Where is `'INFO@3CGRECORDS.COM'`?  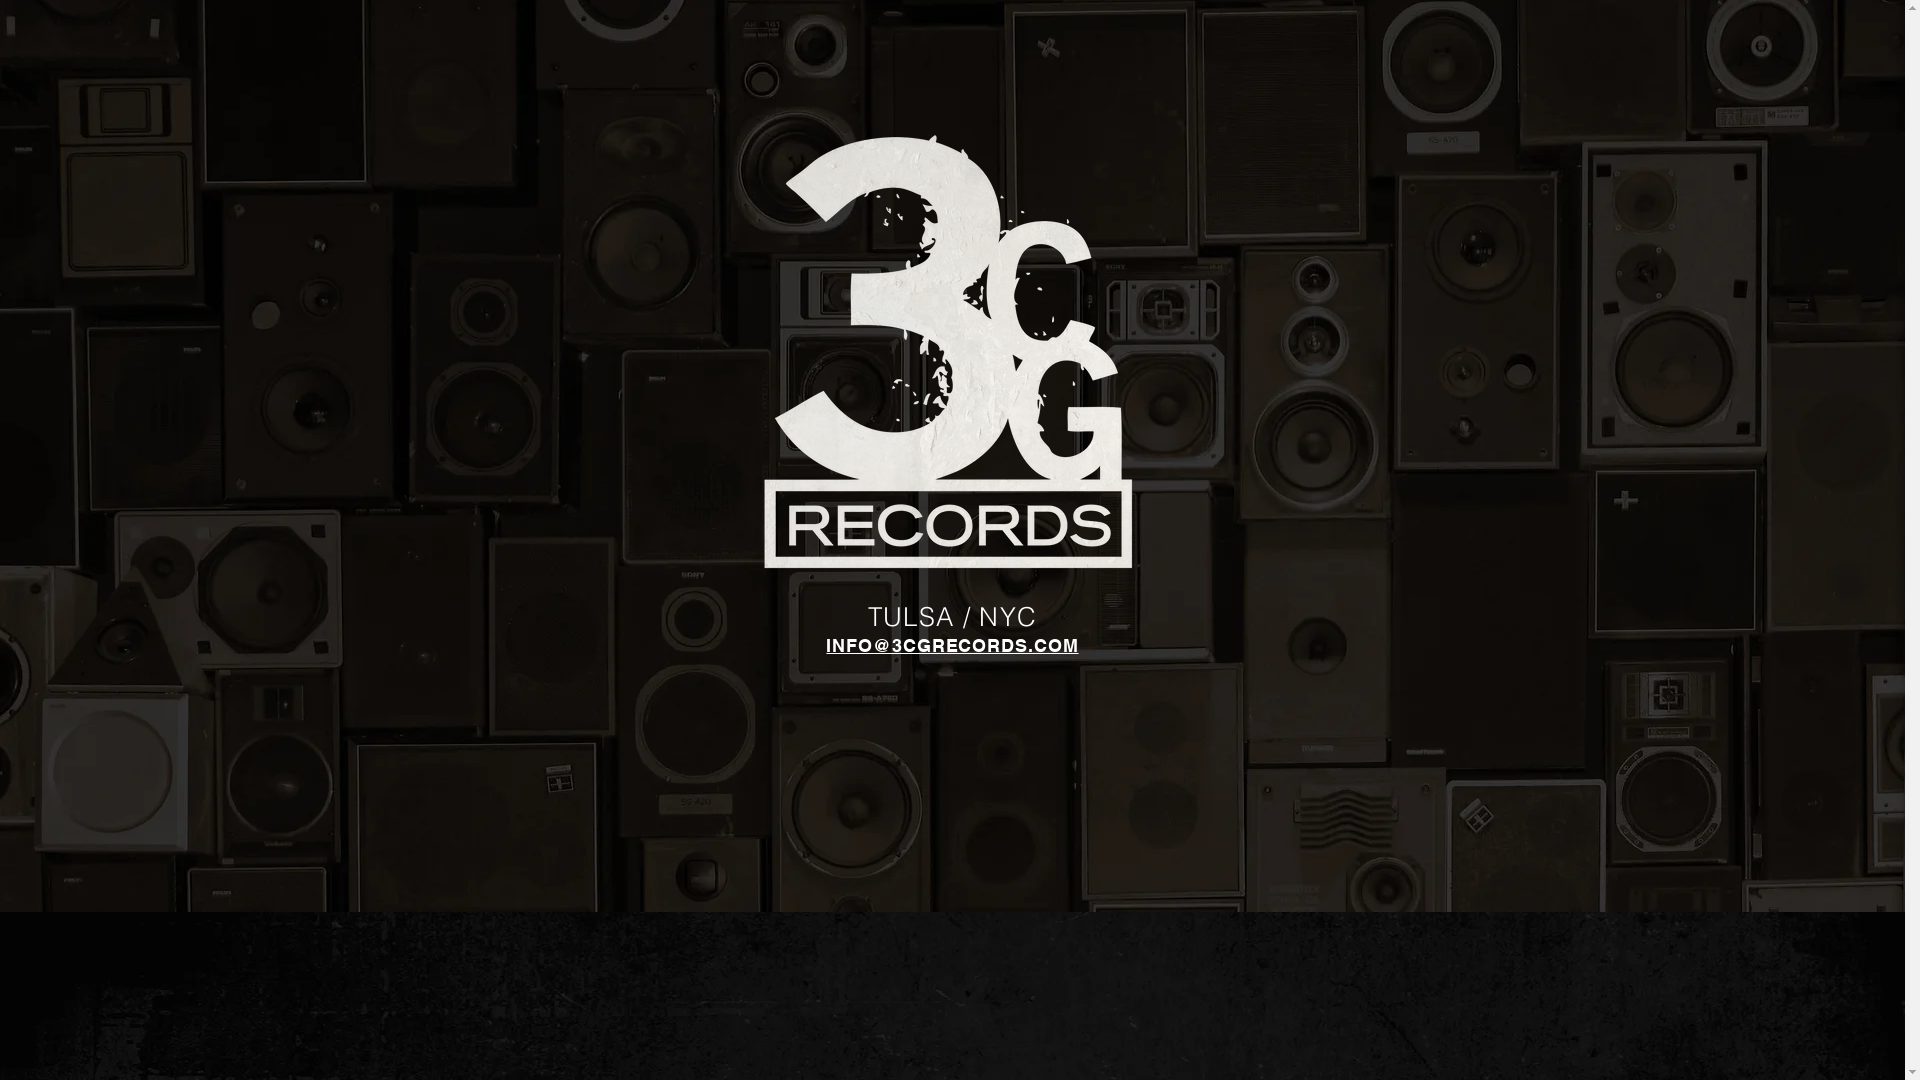 'INFO@3CGRECORDS.COM' is located at coordinates (950, 647).